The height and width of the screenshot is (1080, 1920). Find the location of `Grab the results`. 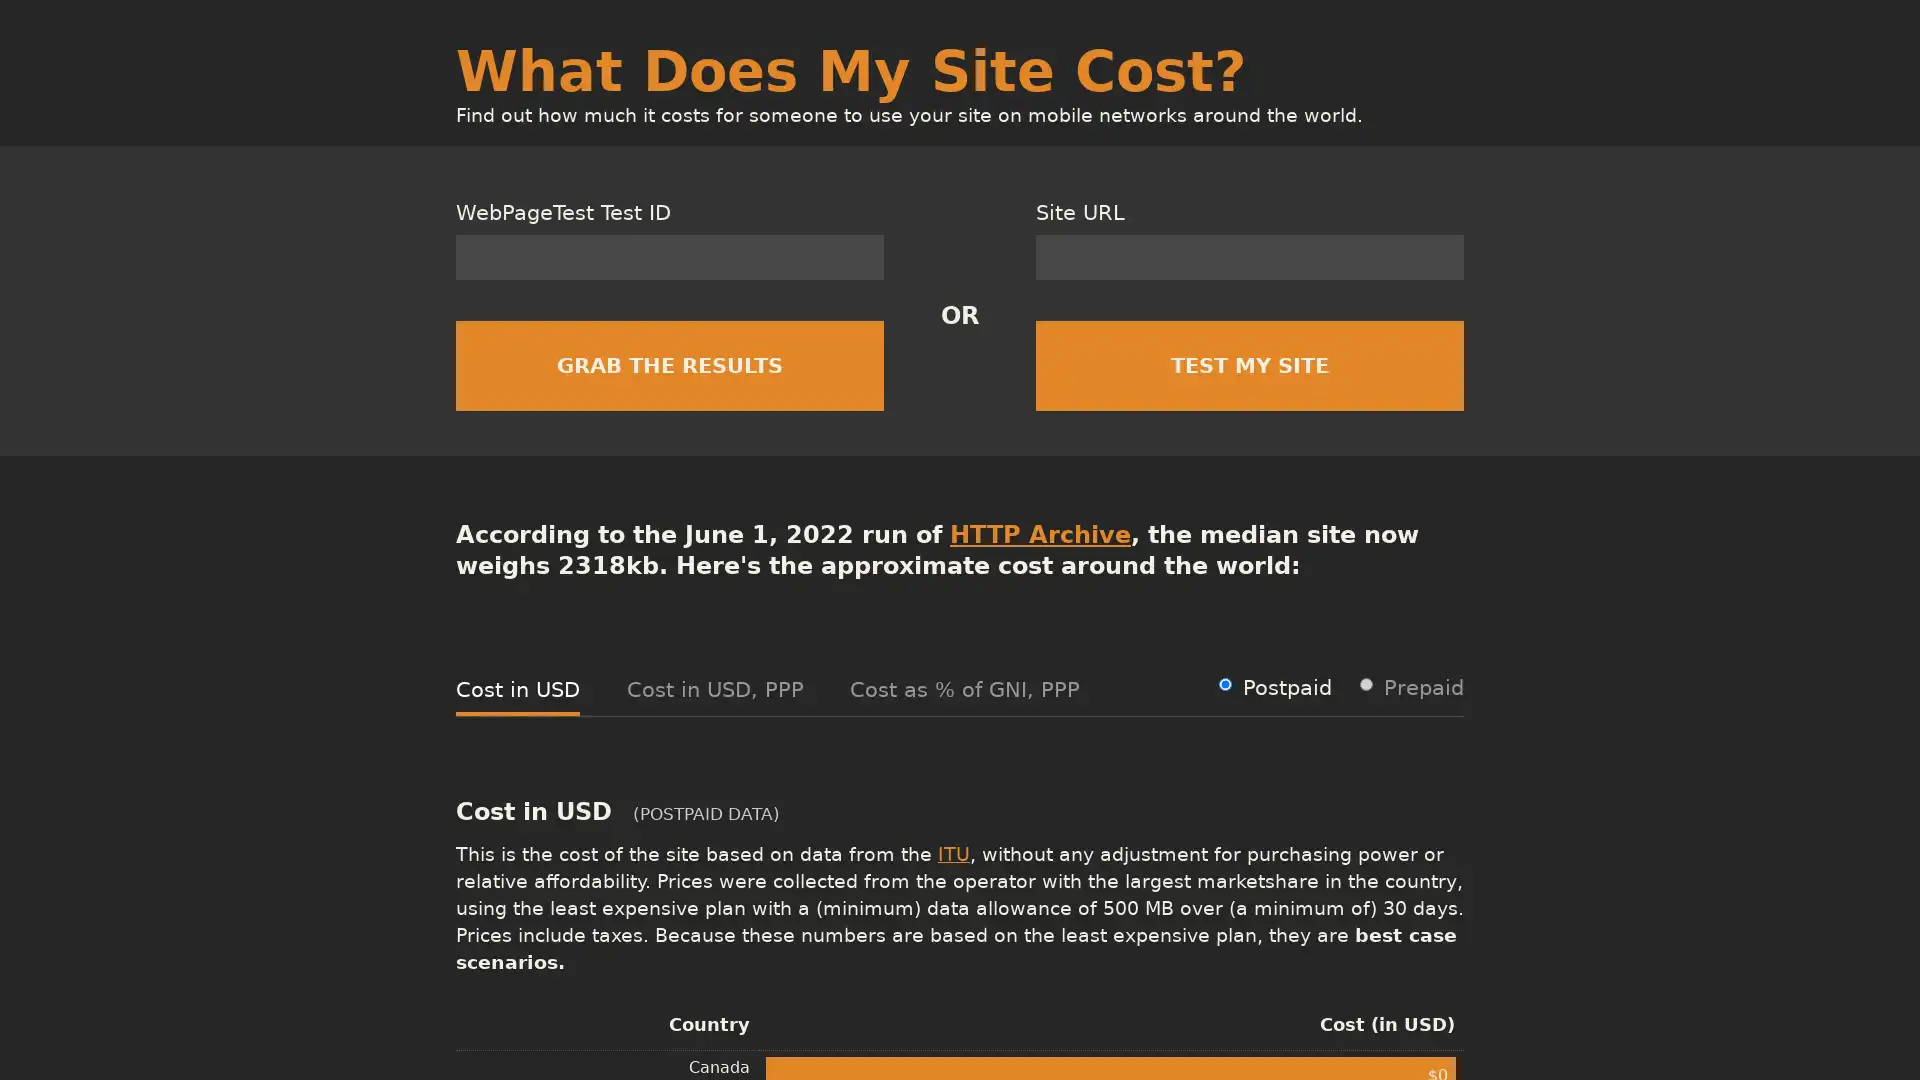

Grab the results is located at coordinates (669, 365).